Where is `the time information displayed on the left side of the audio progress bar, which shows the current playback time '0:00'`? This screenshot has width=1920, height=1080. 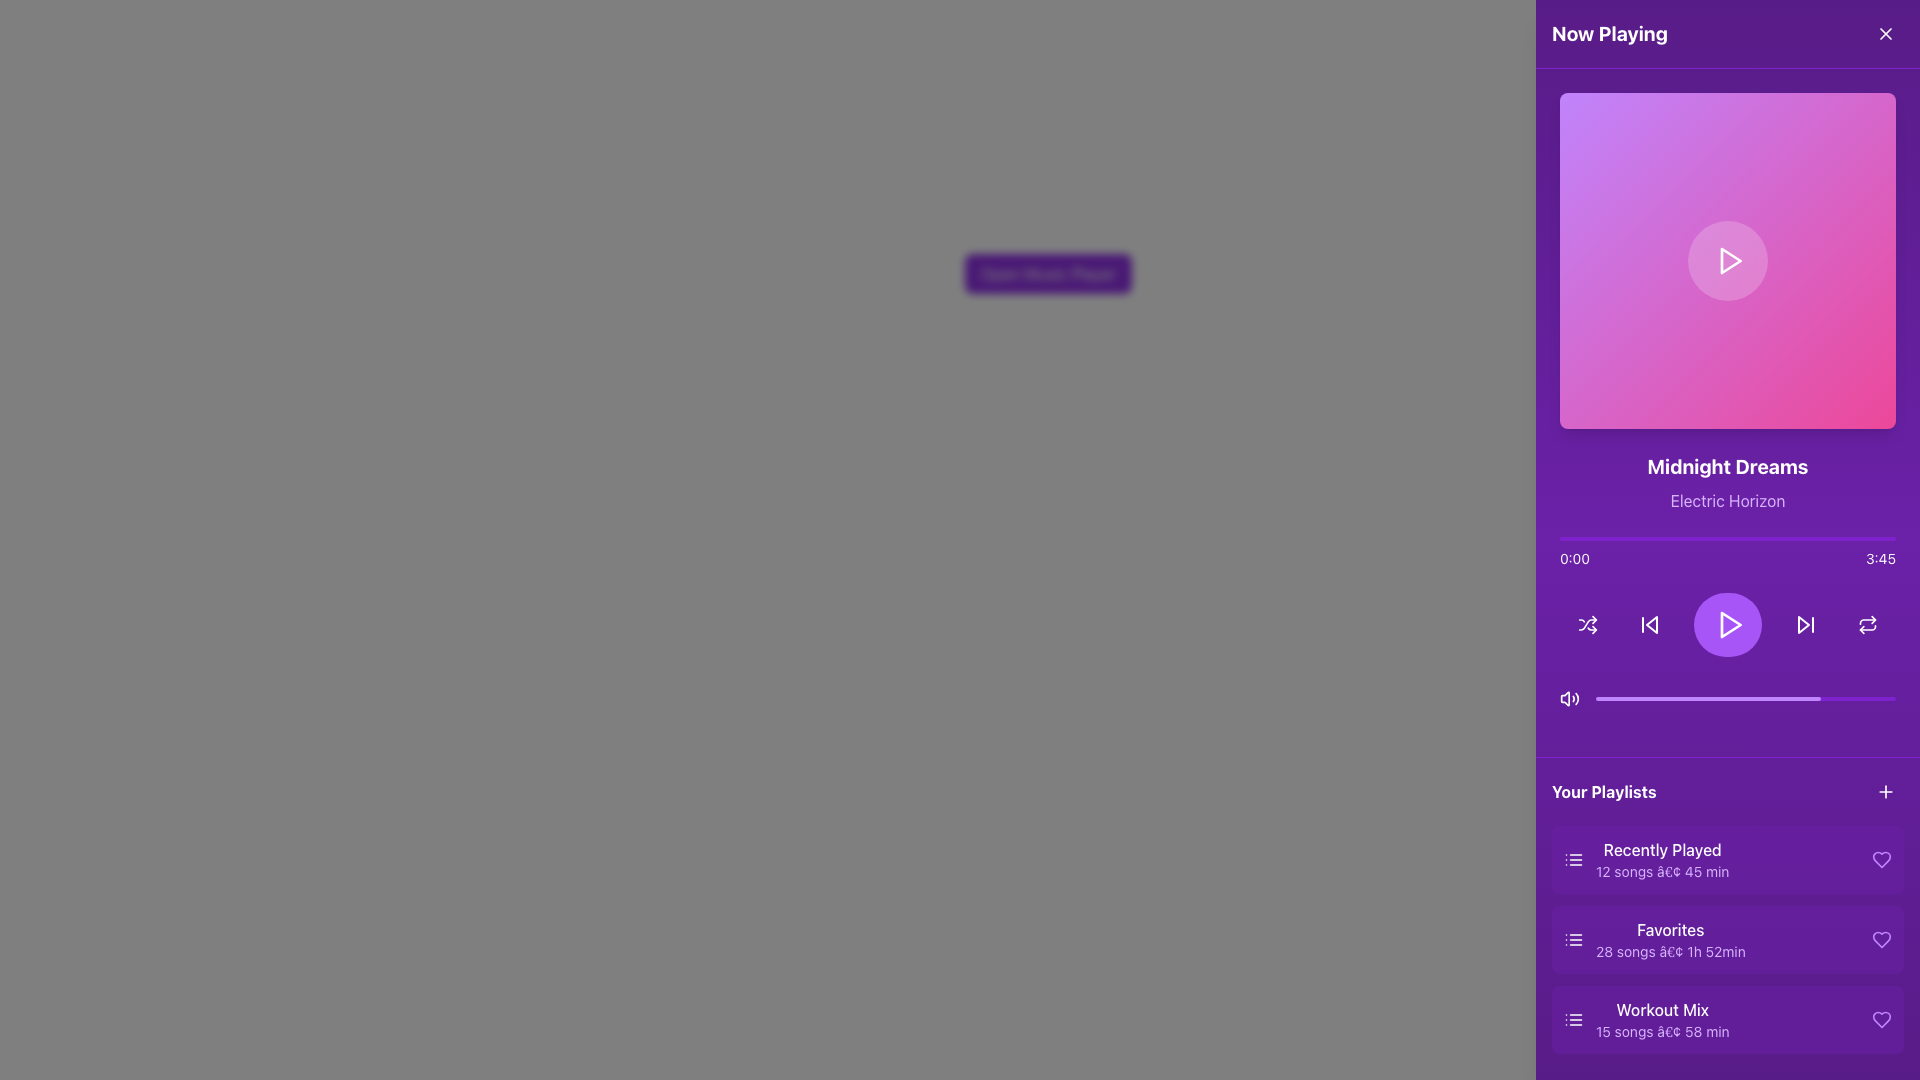
the time information displayed on the left side of the audio progress bar, which shows the current playback time '0:00' is located at coordinates (1573, 559).